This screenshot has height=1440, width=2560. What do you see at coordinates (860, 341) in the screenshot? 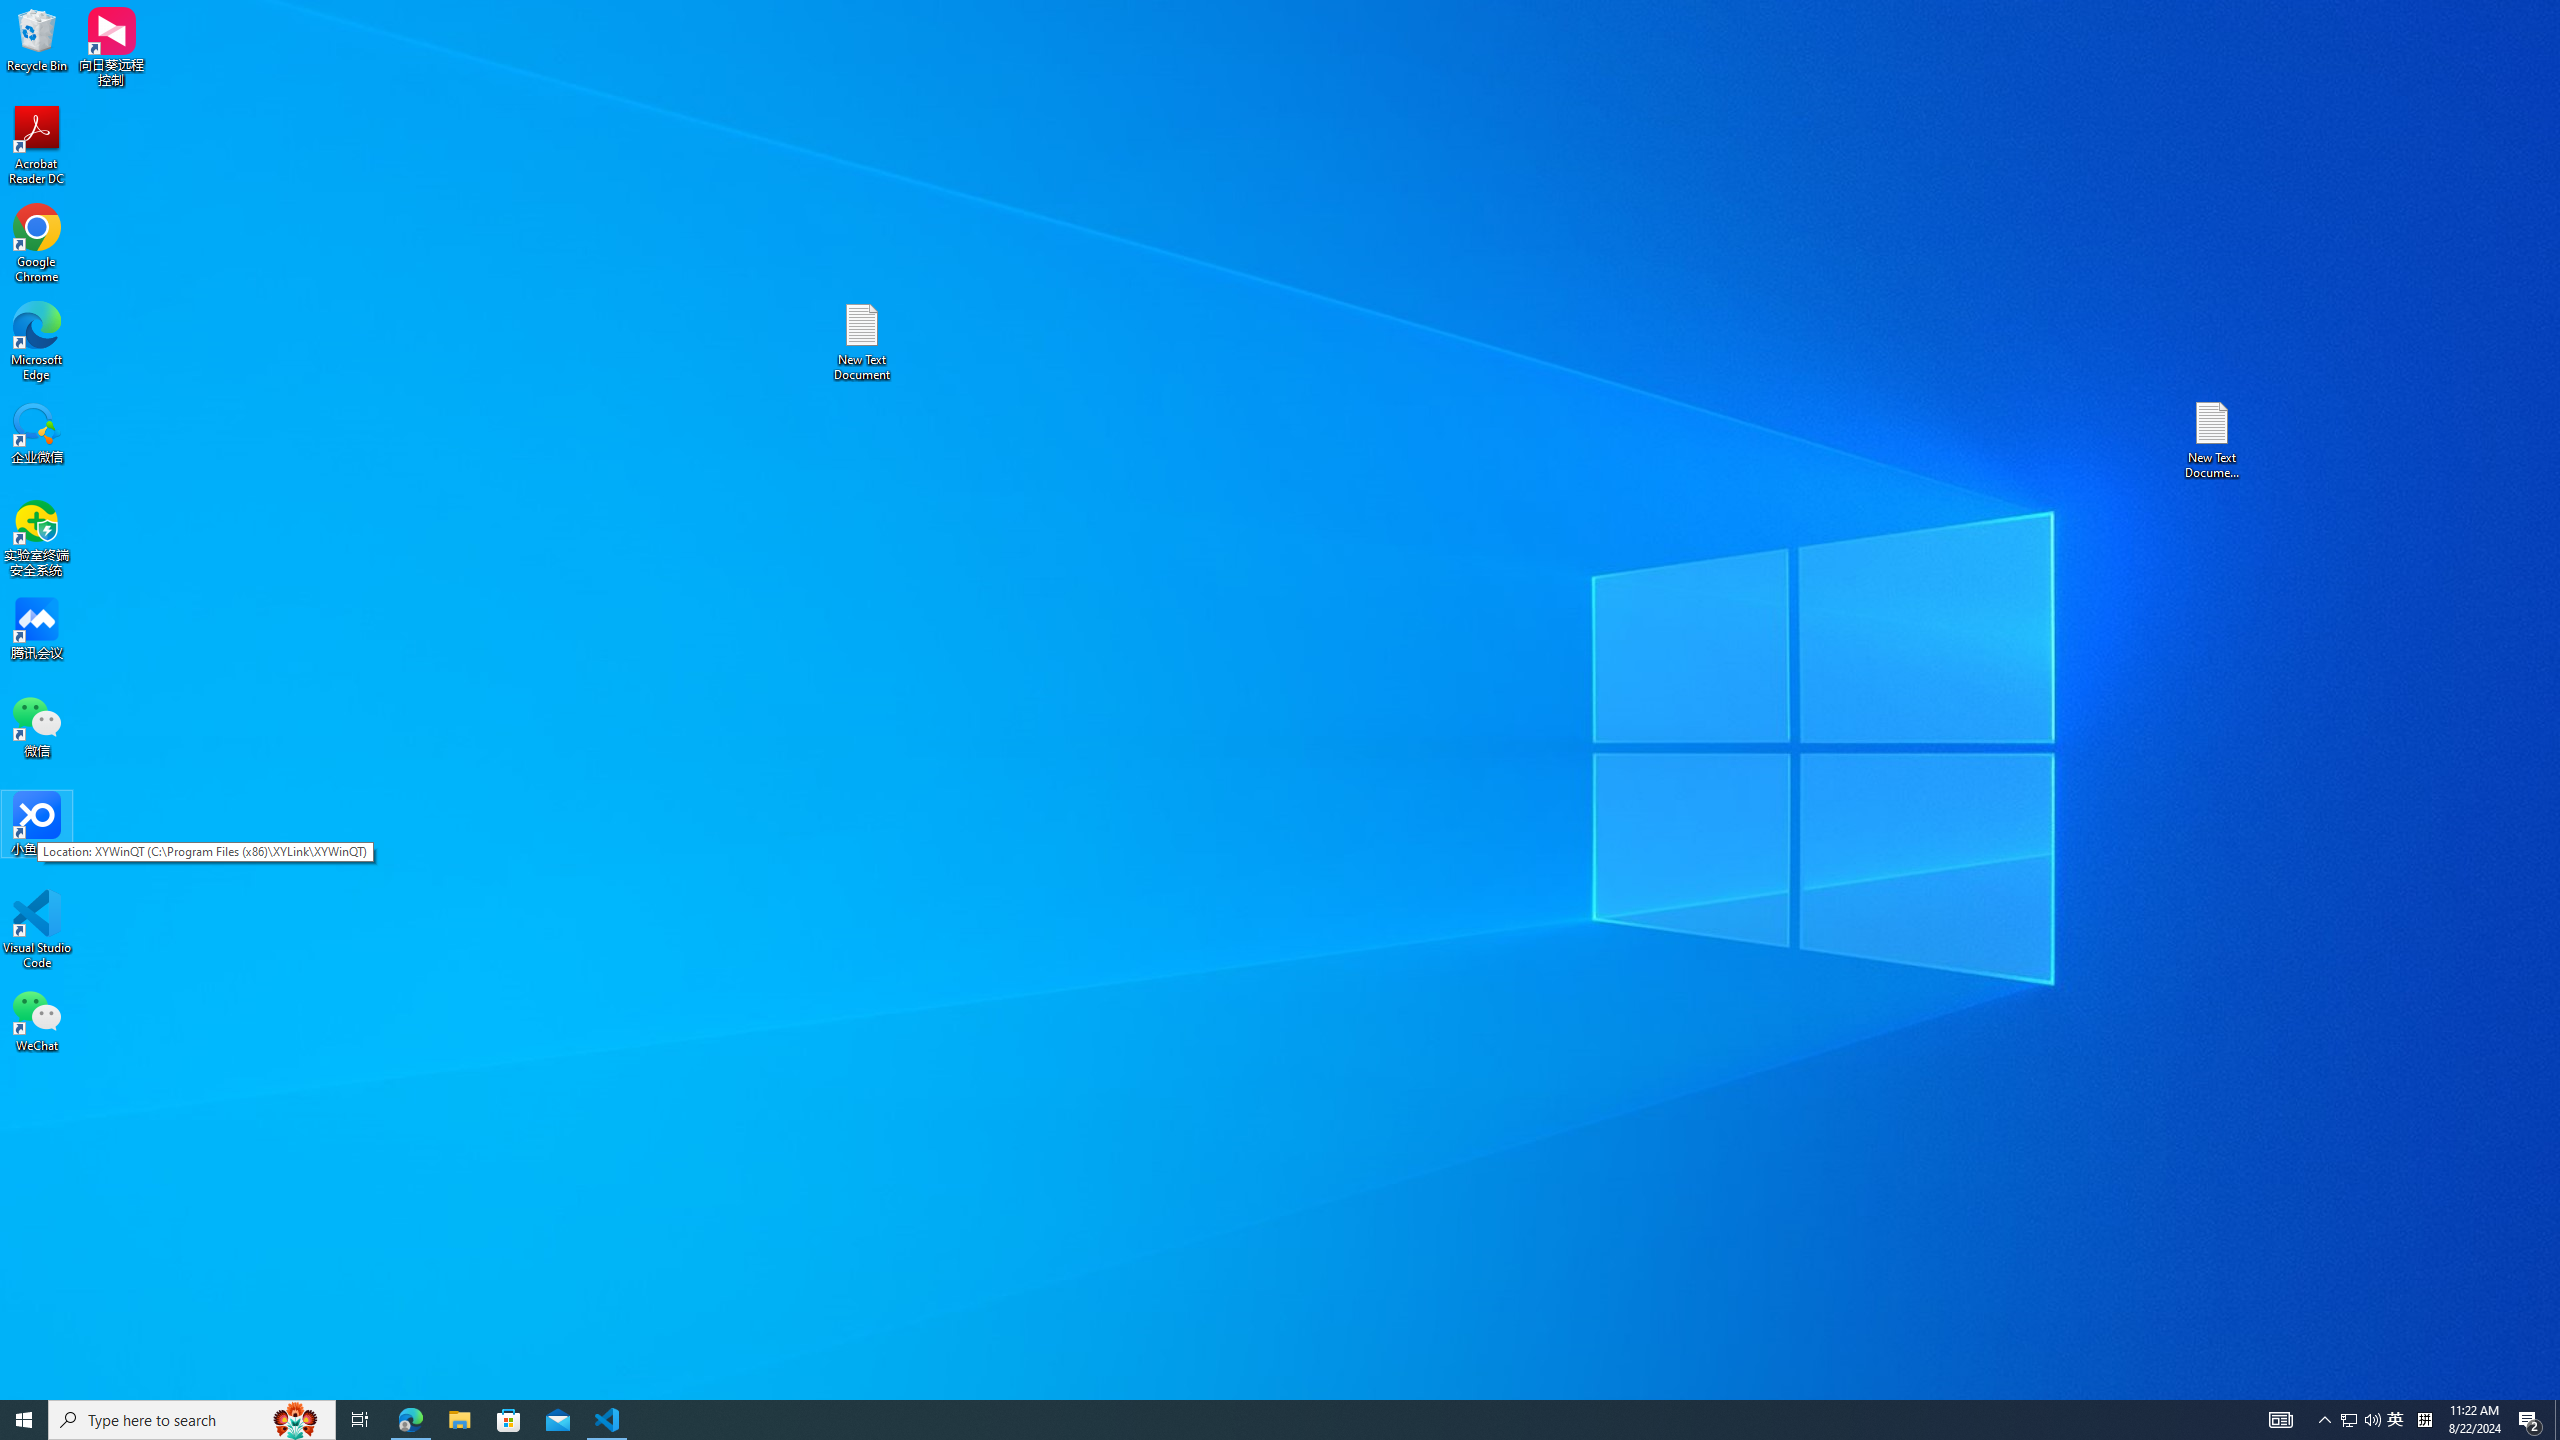
I see `'New Text Document'` at bounding box center [860, 341].